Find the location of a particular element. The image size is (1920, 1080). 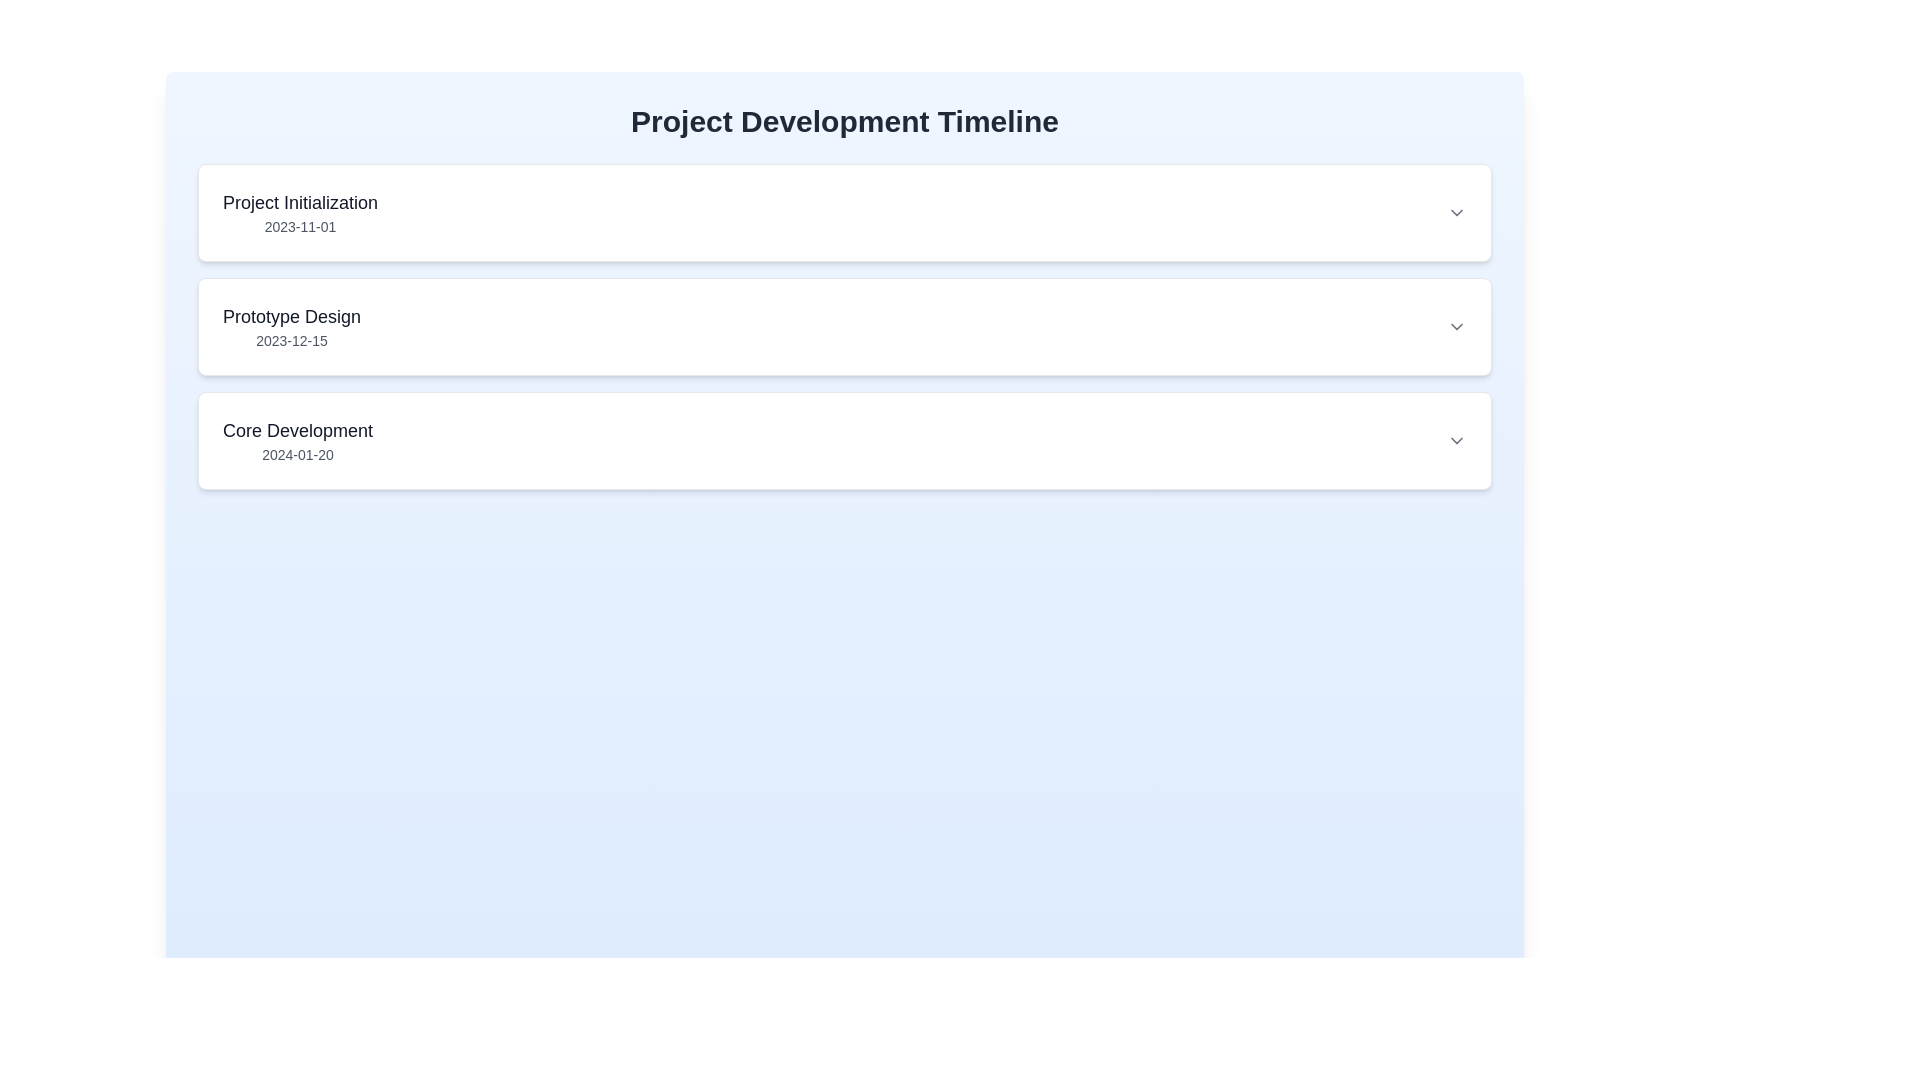

the toggle button located to the far right of the 'Core Development' section, aligned with the title and date is located at coordinates (1457, 439).